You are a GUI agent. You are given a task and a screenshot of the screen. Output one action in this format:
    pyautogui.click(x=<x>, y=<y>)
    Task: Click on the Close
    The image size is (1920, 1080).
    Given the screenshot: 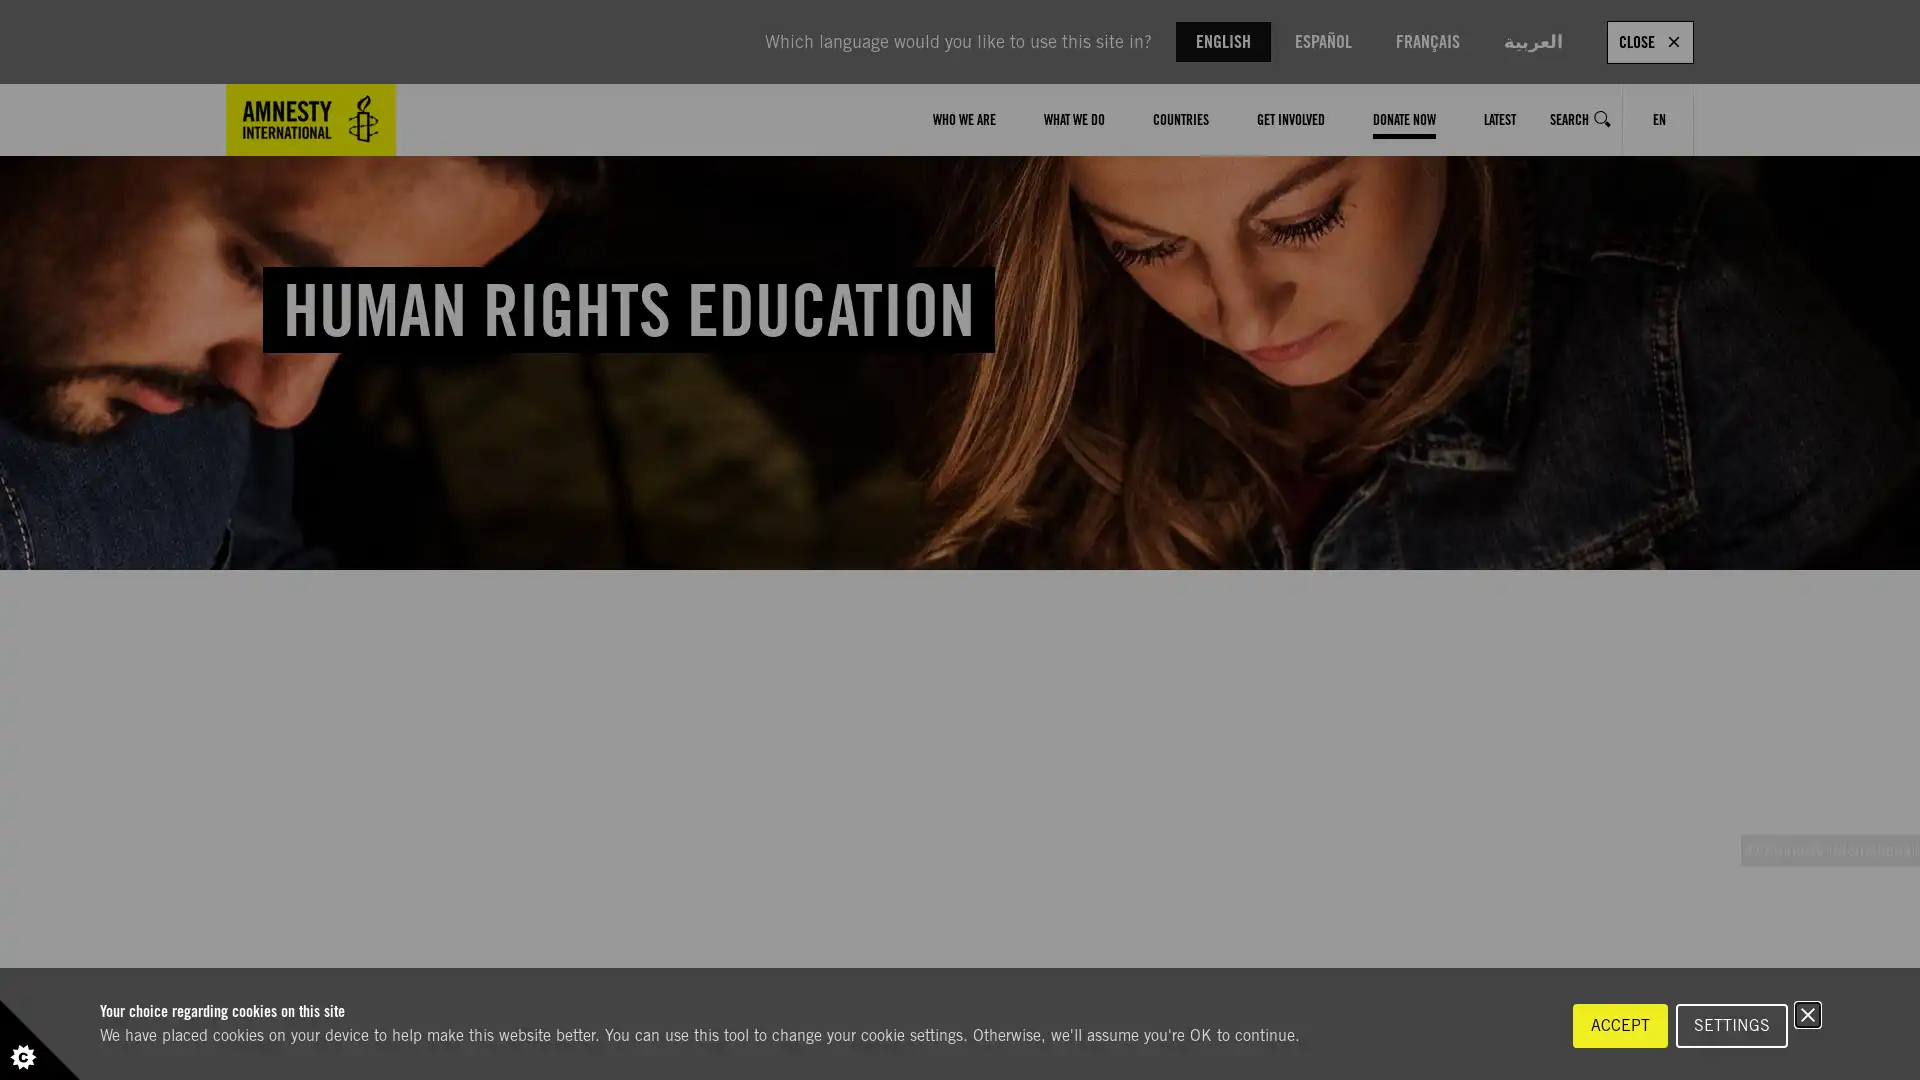 What is the action you would take?
    pyautogui.click(x=1808, y=1014)
    